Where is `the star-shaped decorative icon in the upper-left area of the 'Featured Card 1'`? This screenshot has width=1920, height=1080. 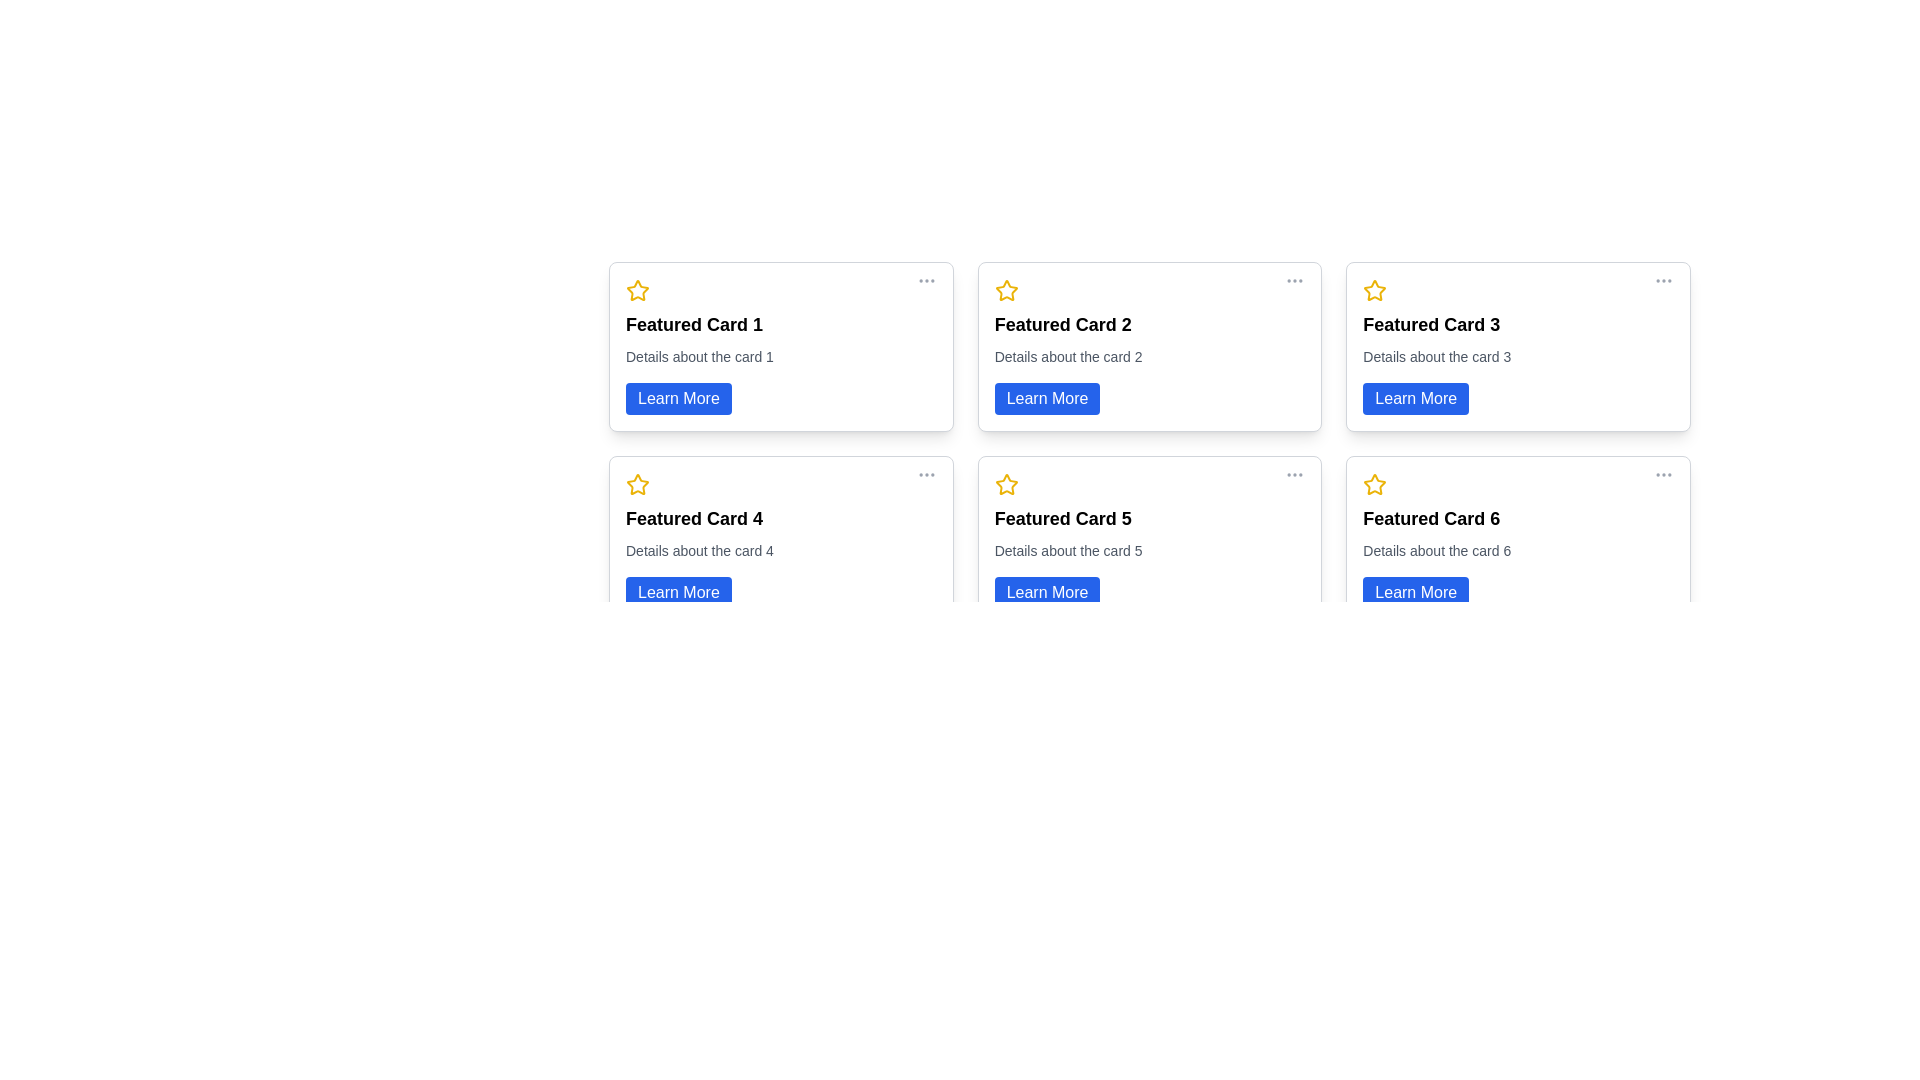 the star-shaped decorative icon in the upper-left area of the 'Featured Card 1' is located at coordinates (637, 290).